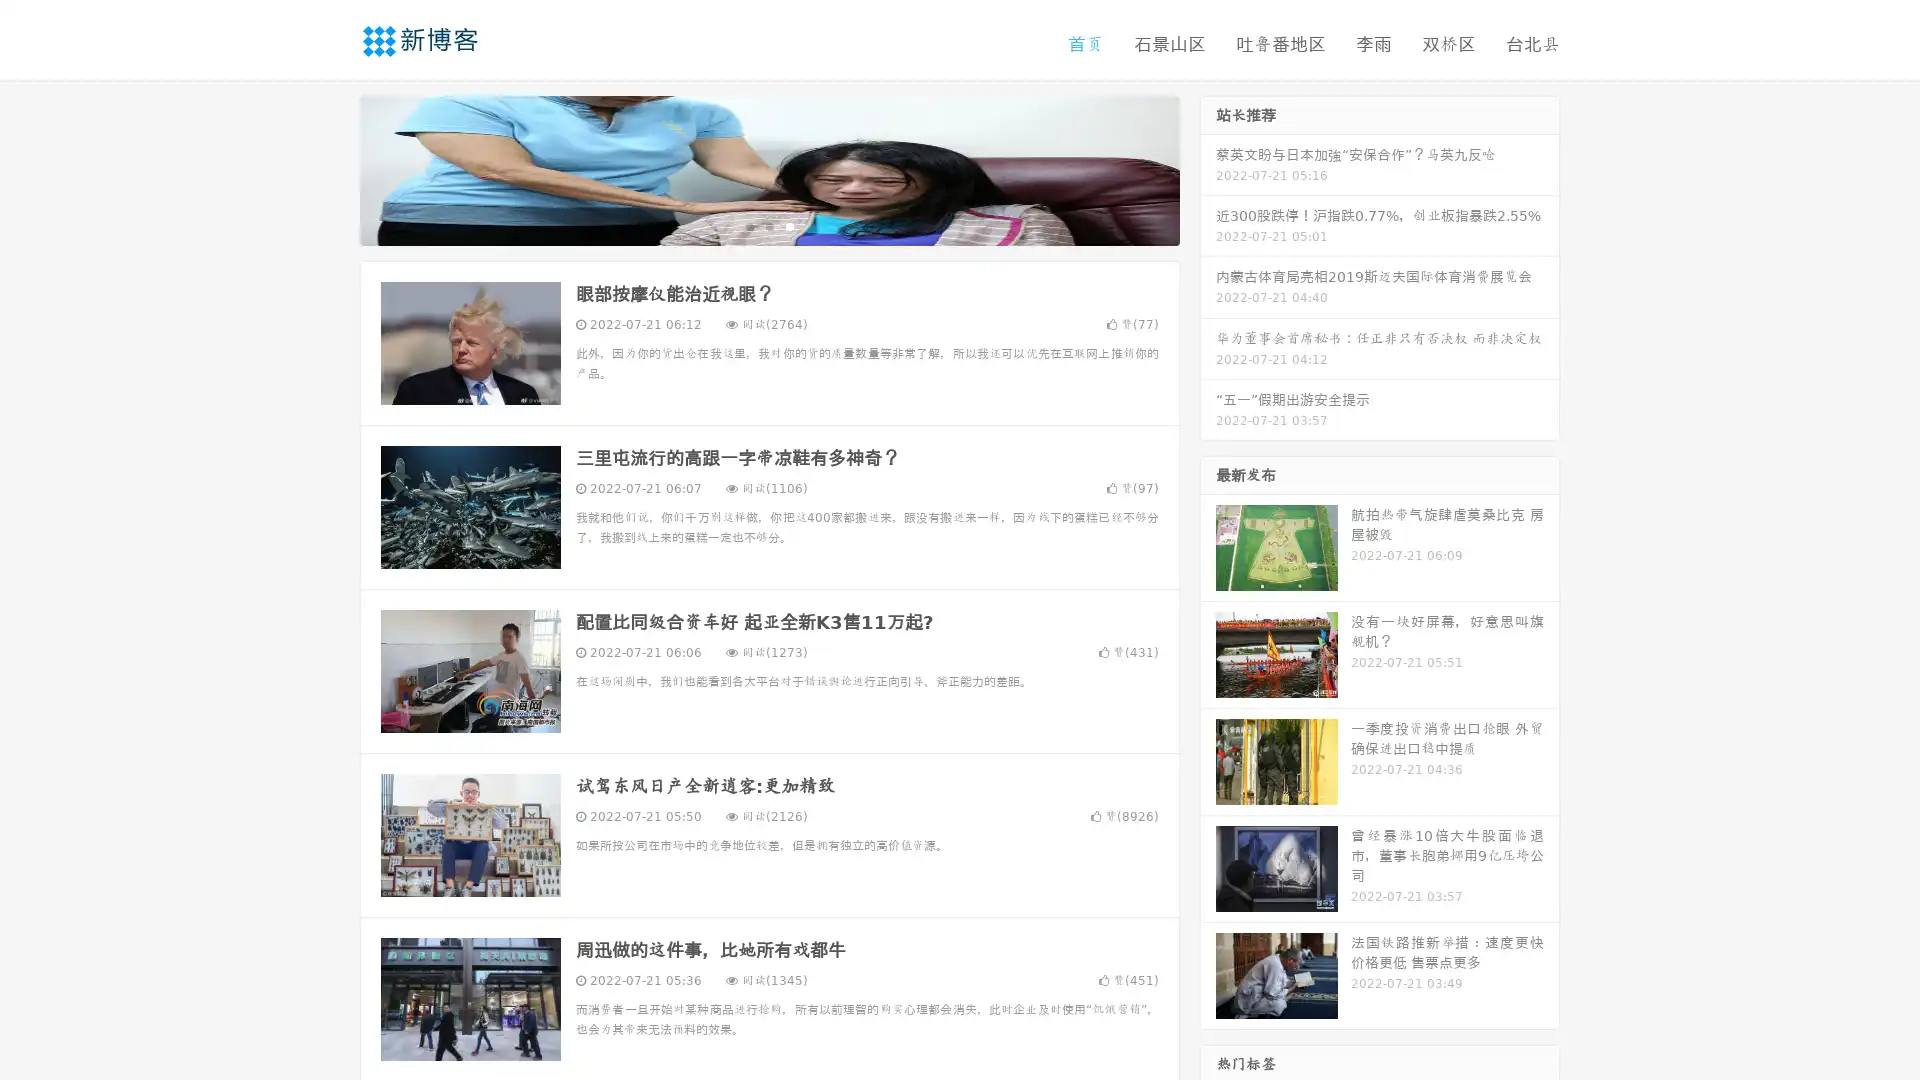  What do you see at coordinates (748, 225) in the screenshot?
I see `Go to slide 1` at bounding box center [748, 225].